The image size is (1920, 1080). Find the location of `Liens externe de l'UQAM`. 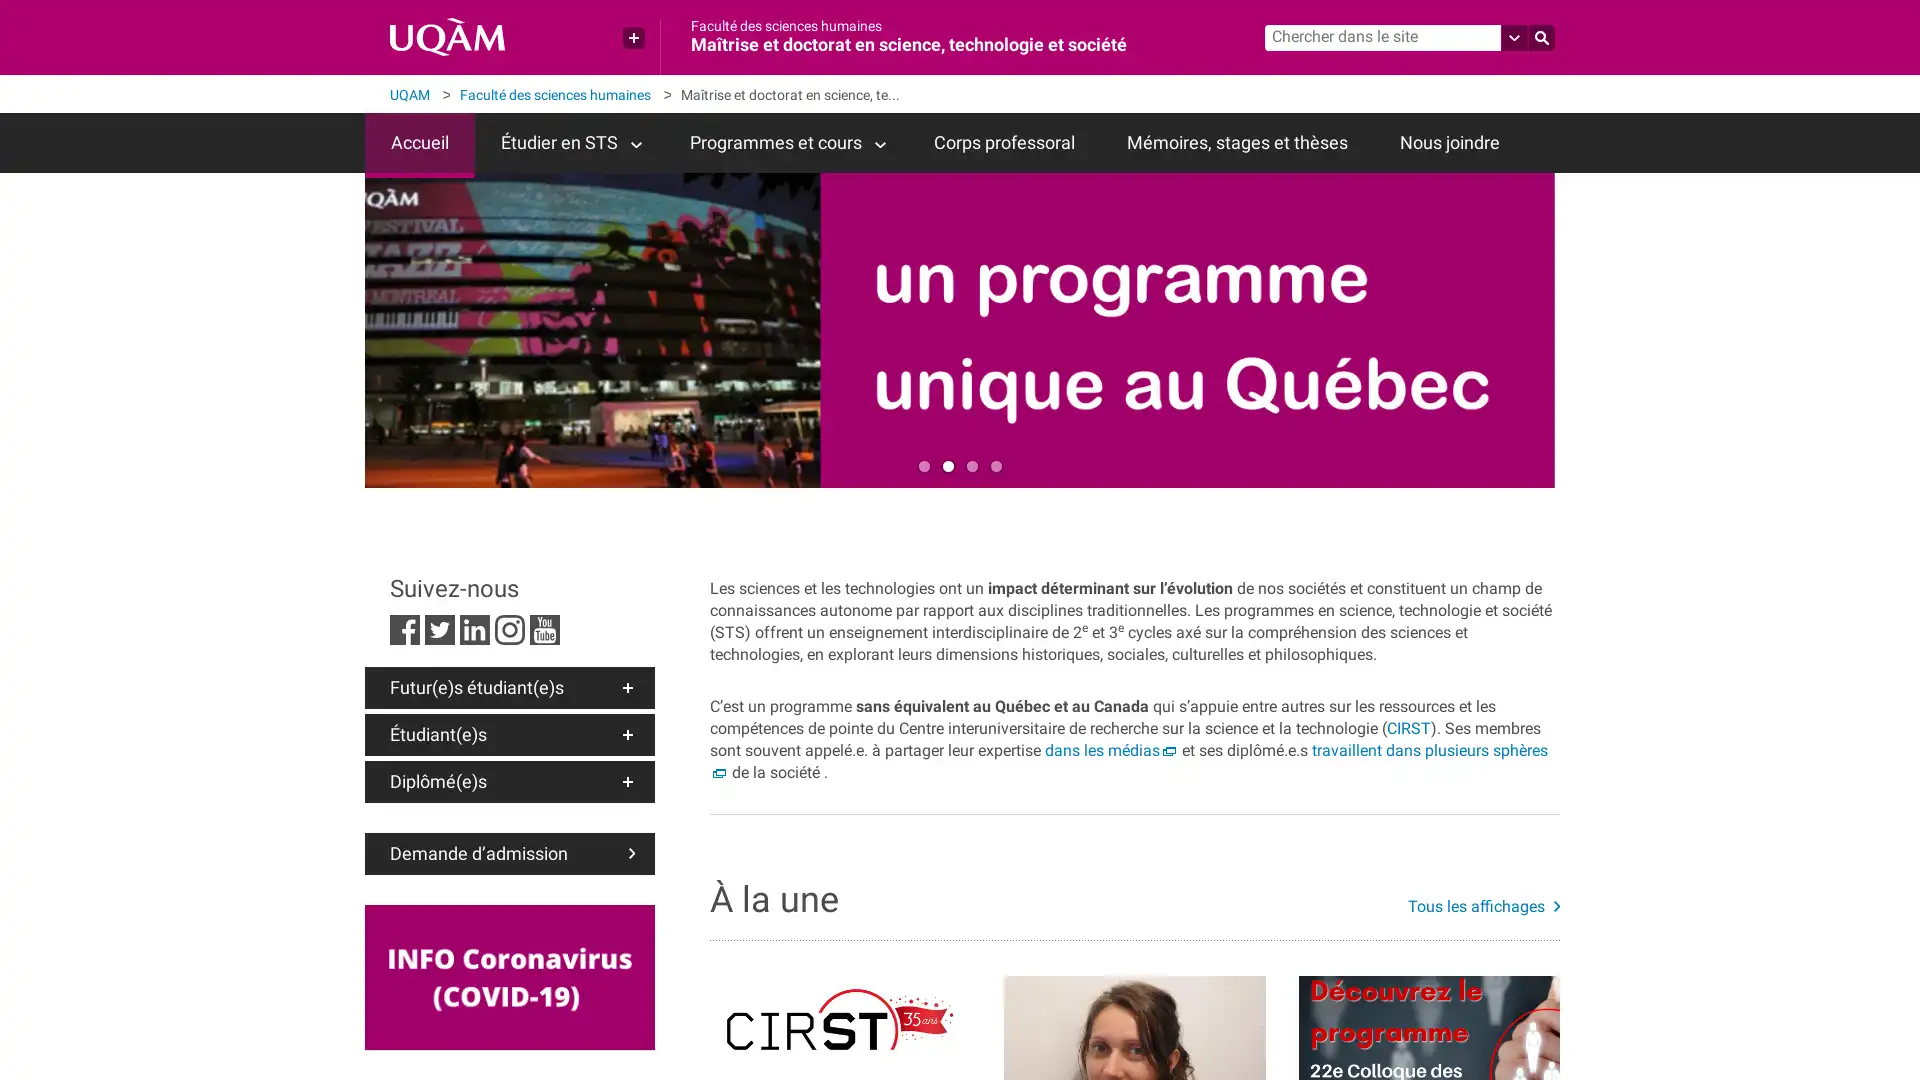

Liens externe de l'UQAM is located at coordinates (632, 38).